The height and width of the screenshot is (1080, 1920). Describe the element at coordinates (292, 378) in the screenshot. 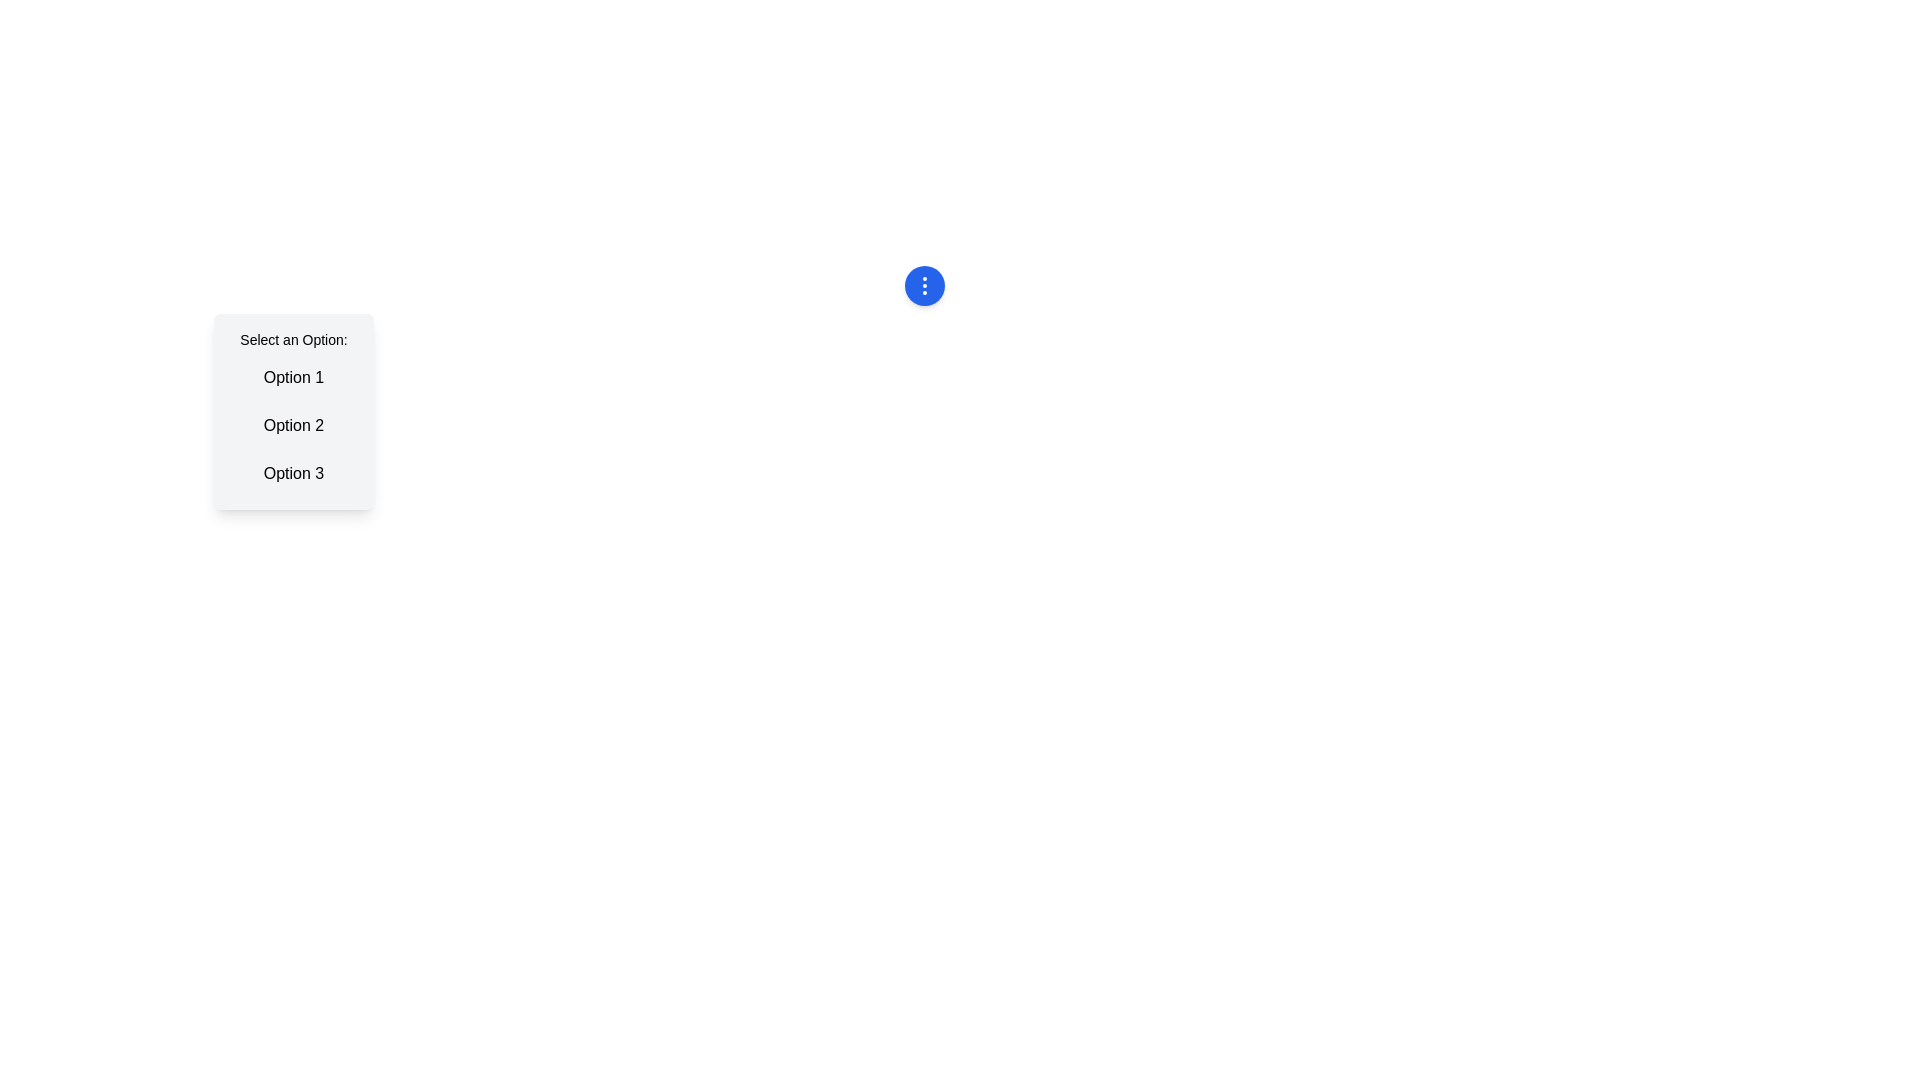

I see `the 'Option 1' button, which is a rectangular button with slightly rounded corners and a hover effect, located at the top of a vertically stacked group of three options` at that location.